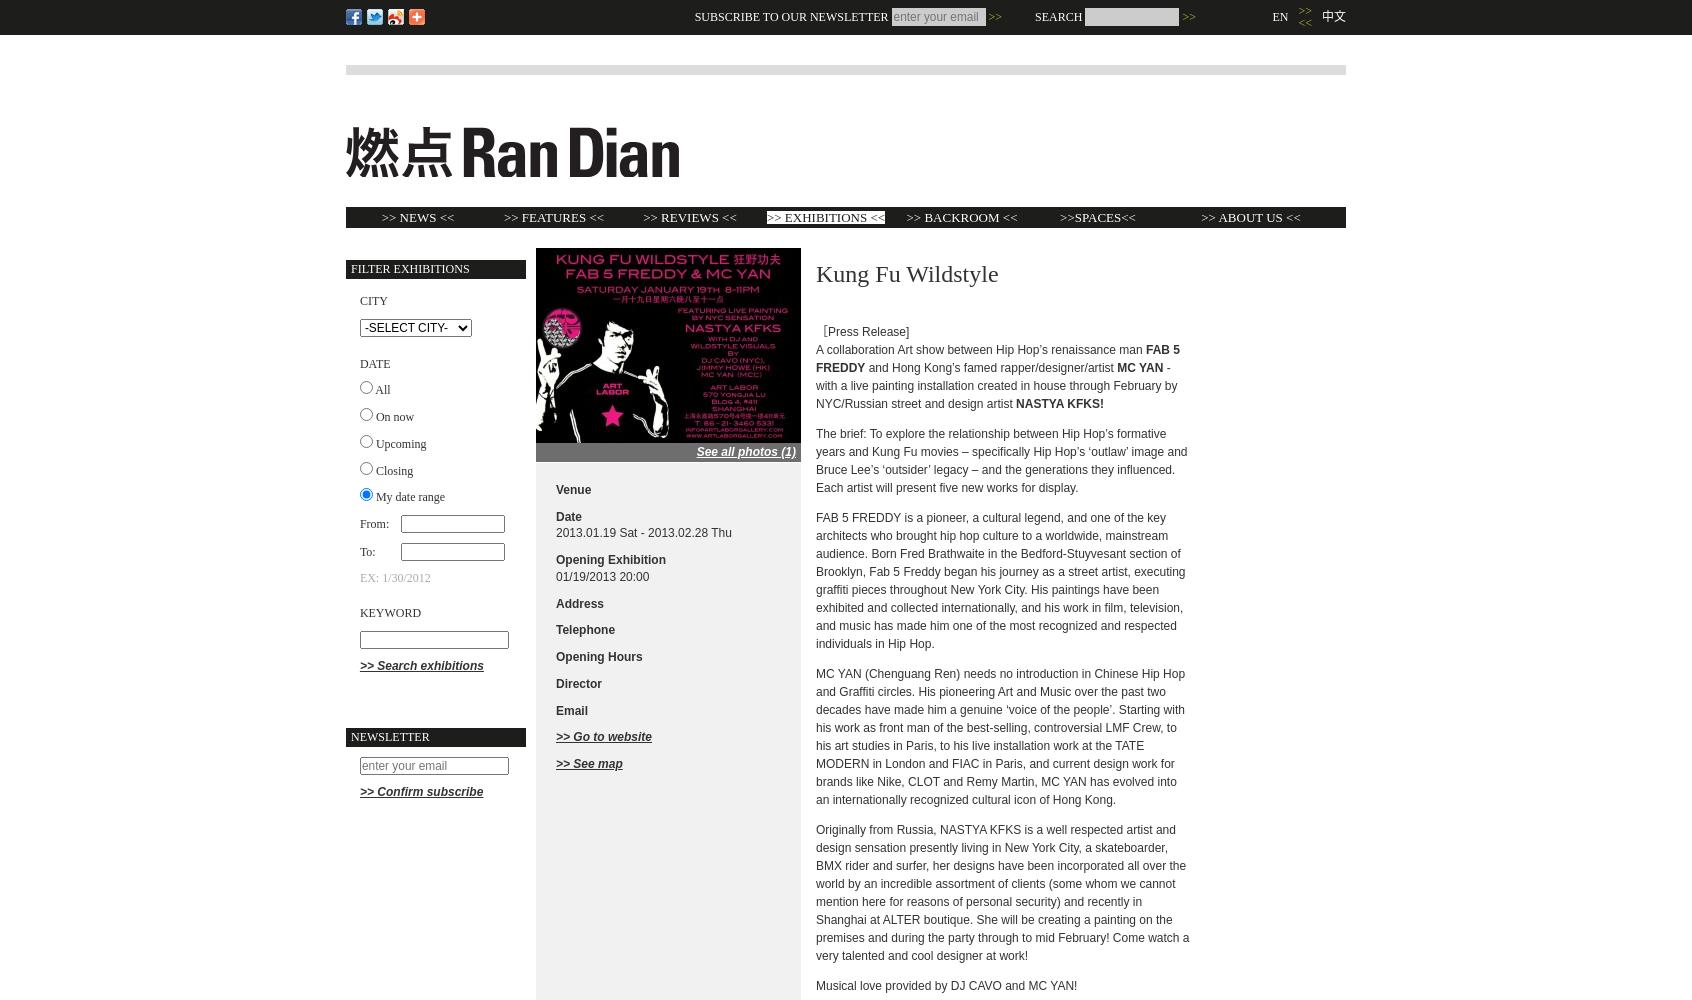  Describe the element at coordinates (572, 488) in the screenshot. I see `'Venue'` at that location.